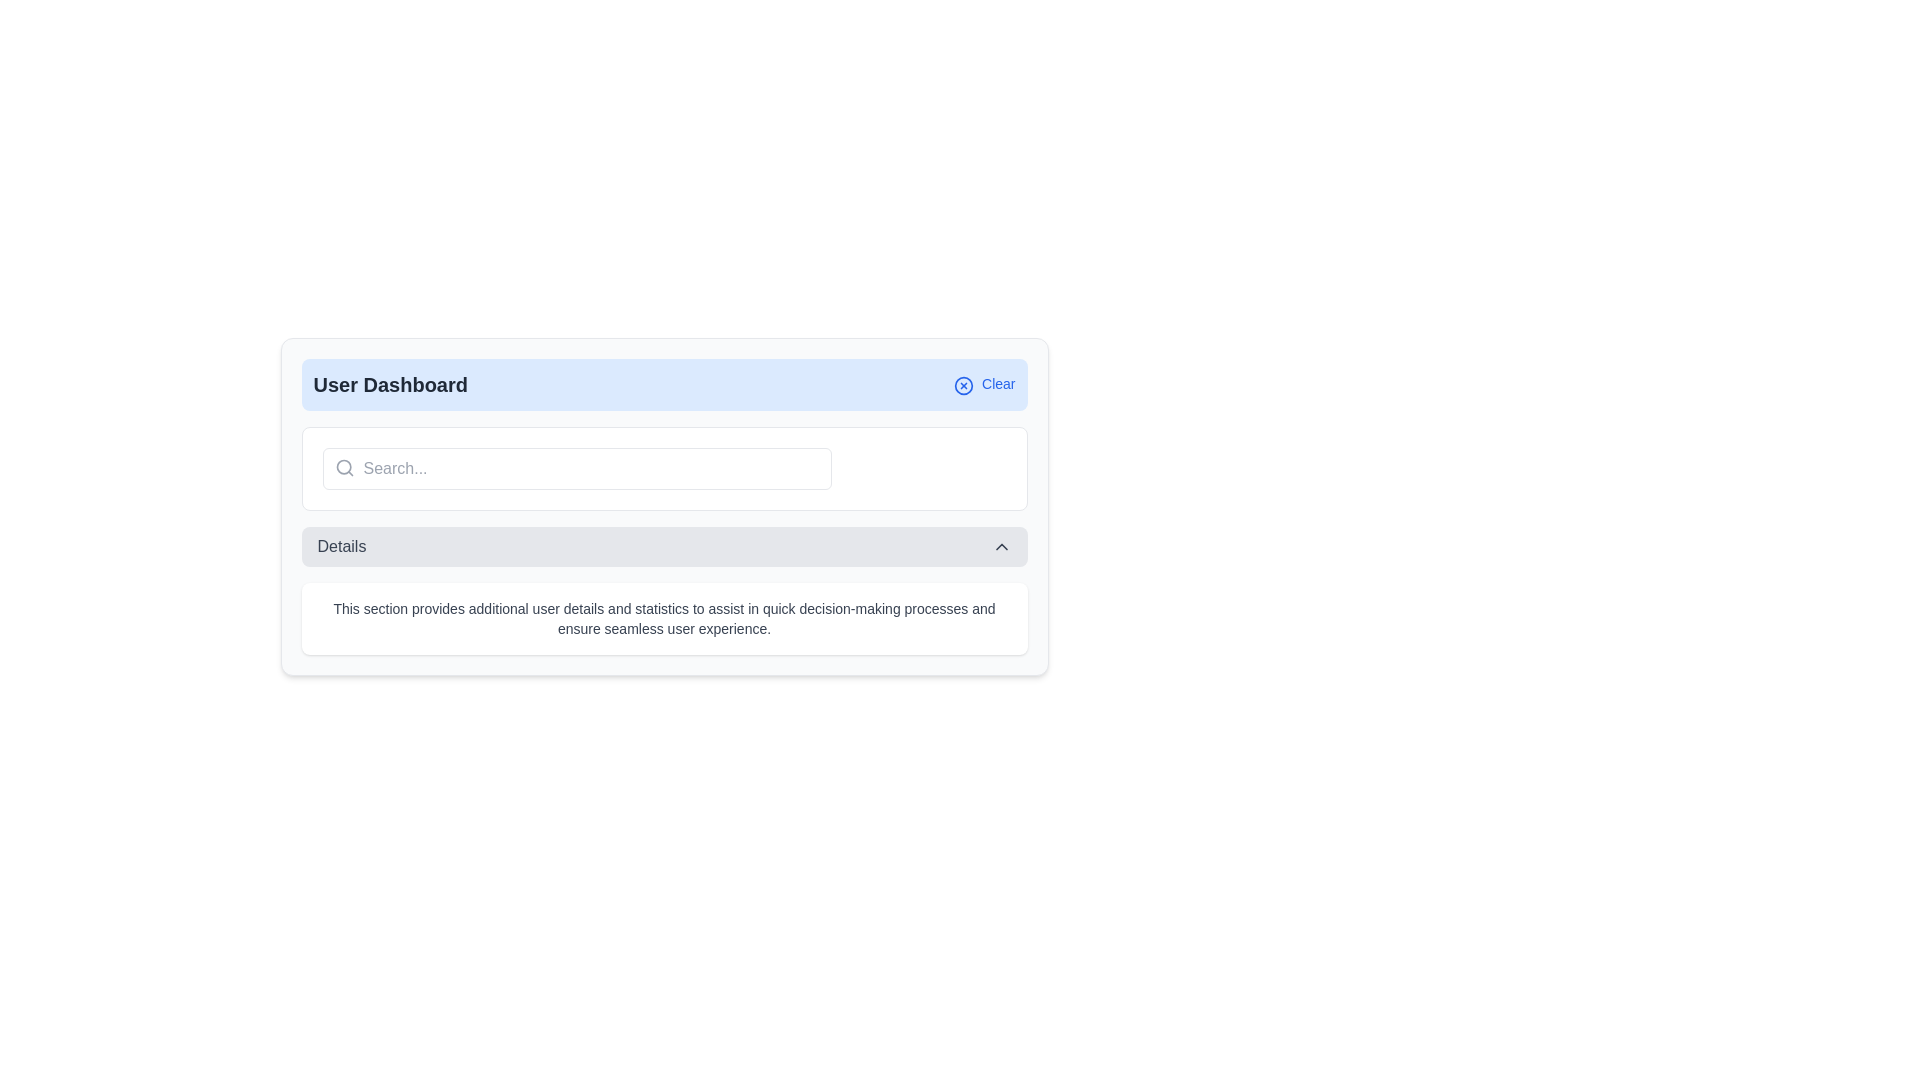  I want to click on the magnifying glass icon located in the top-left corner of the search bar, which is below the 'User Dashboard' heading, so click(344, 467).